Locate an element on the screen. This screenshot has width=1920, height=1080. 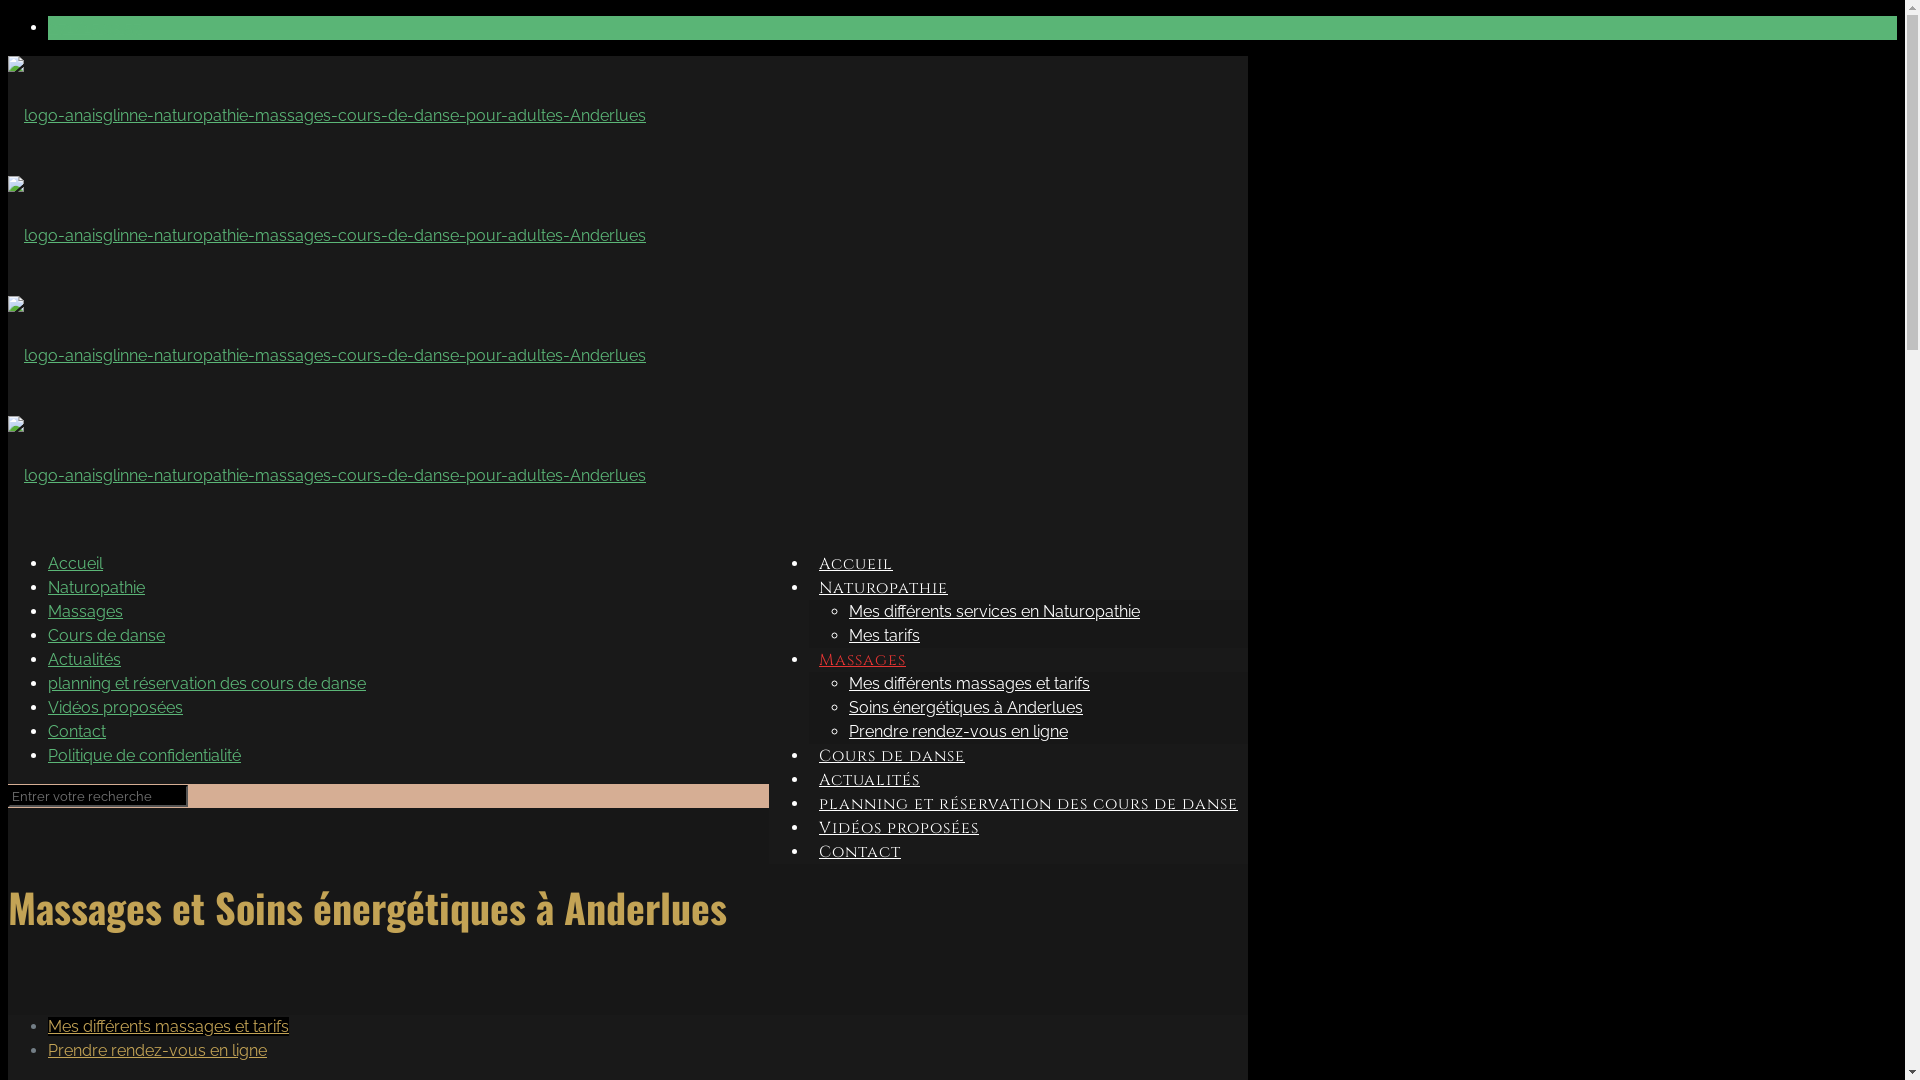
'Accueil' is located at coordinates (75, 563).